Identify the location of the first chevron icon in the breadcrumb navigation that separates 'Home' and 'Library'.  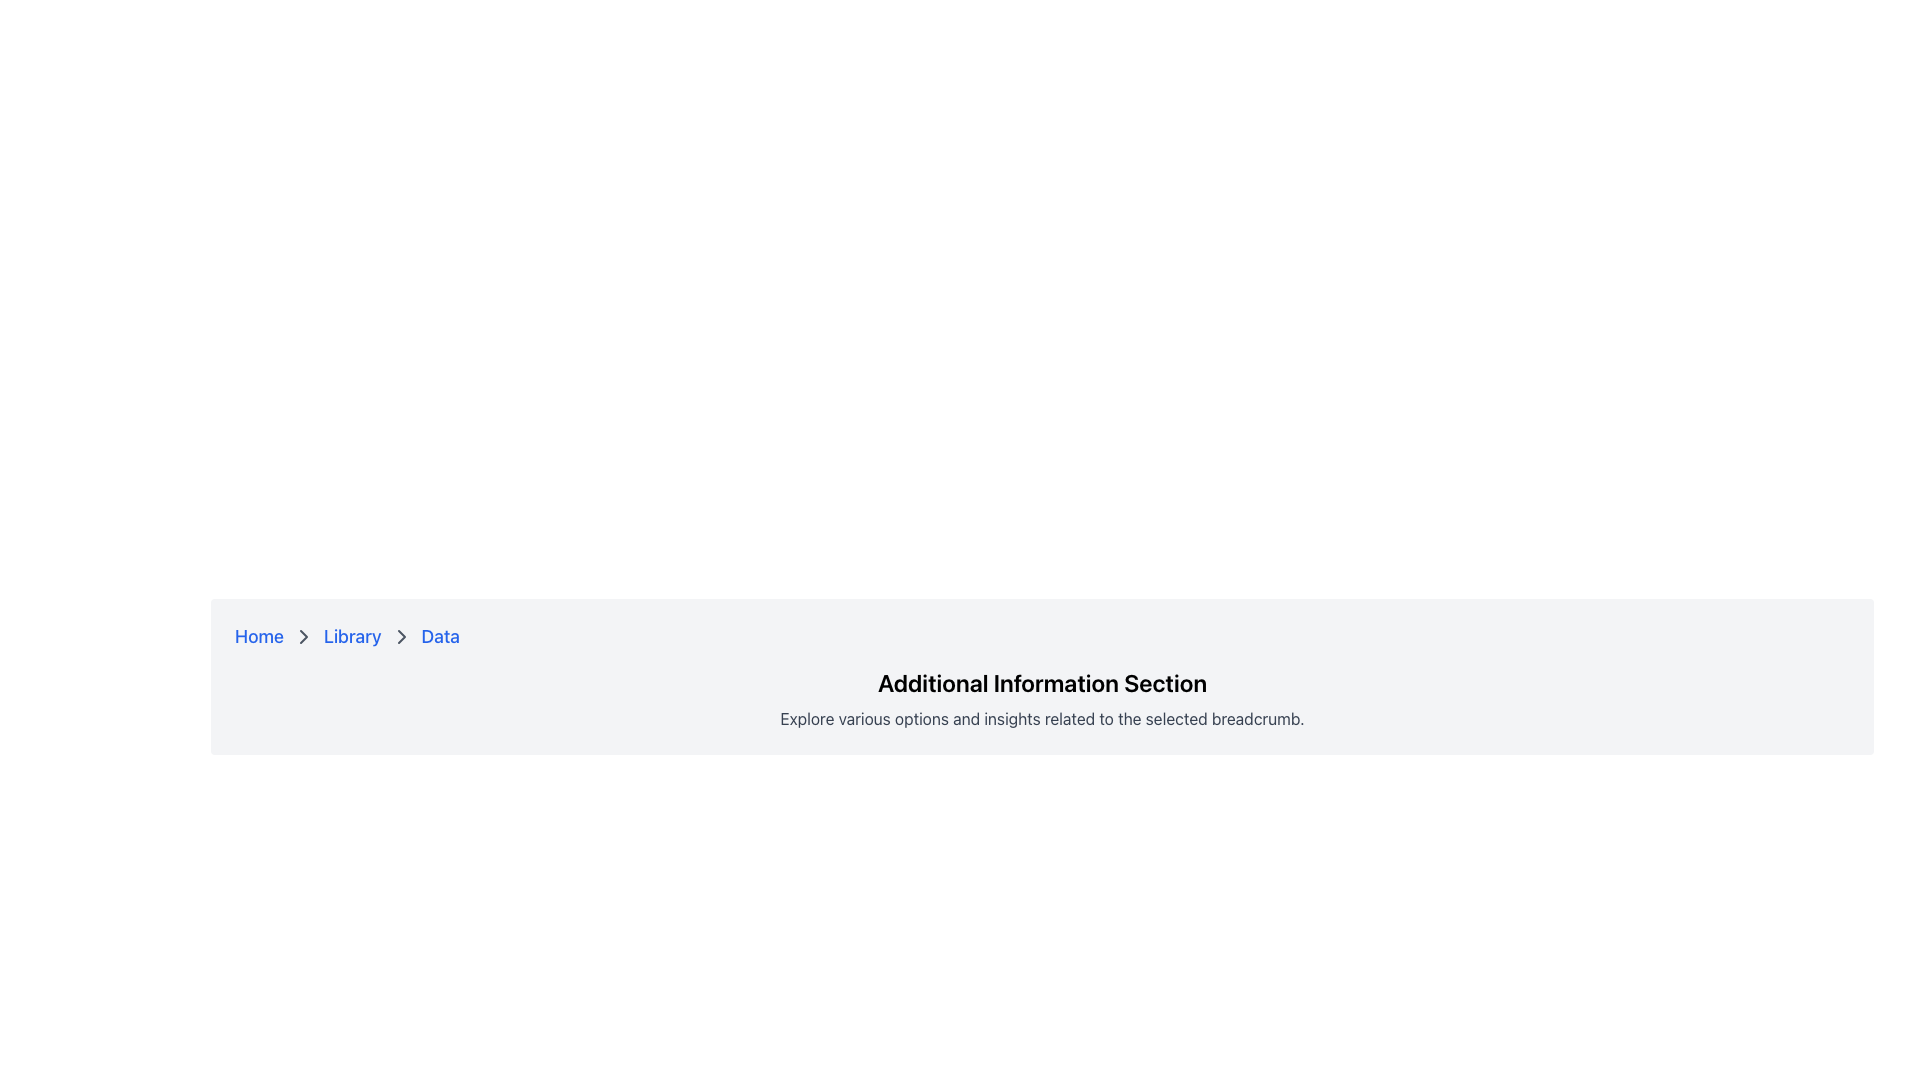
(302, 636).